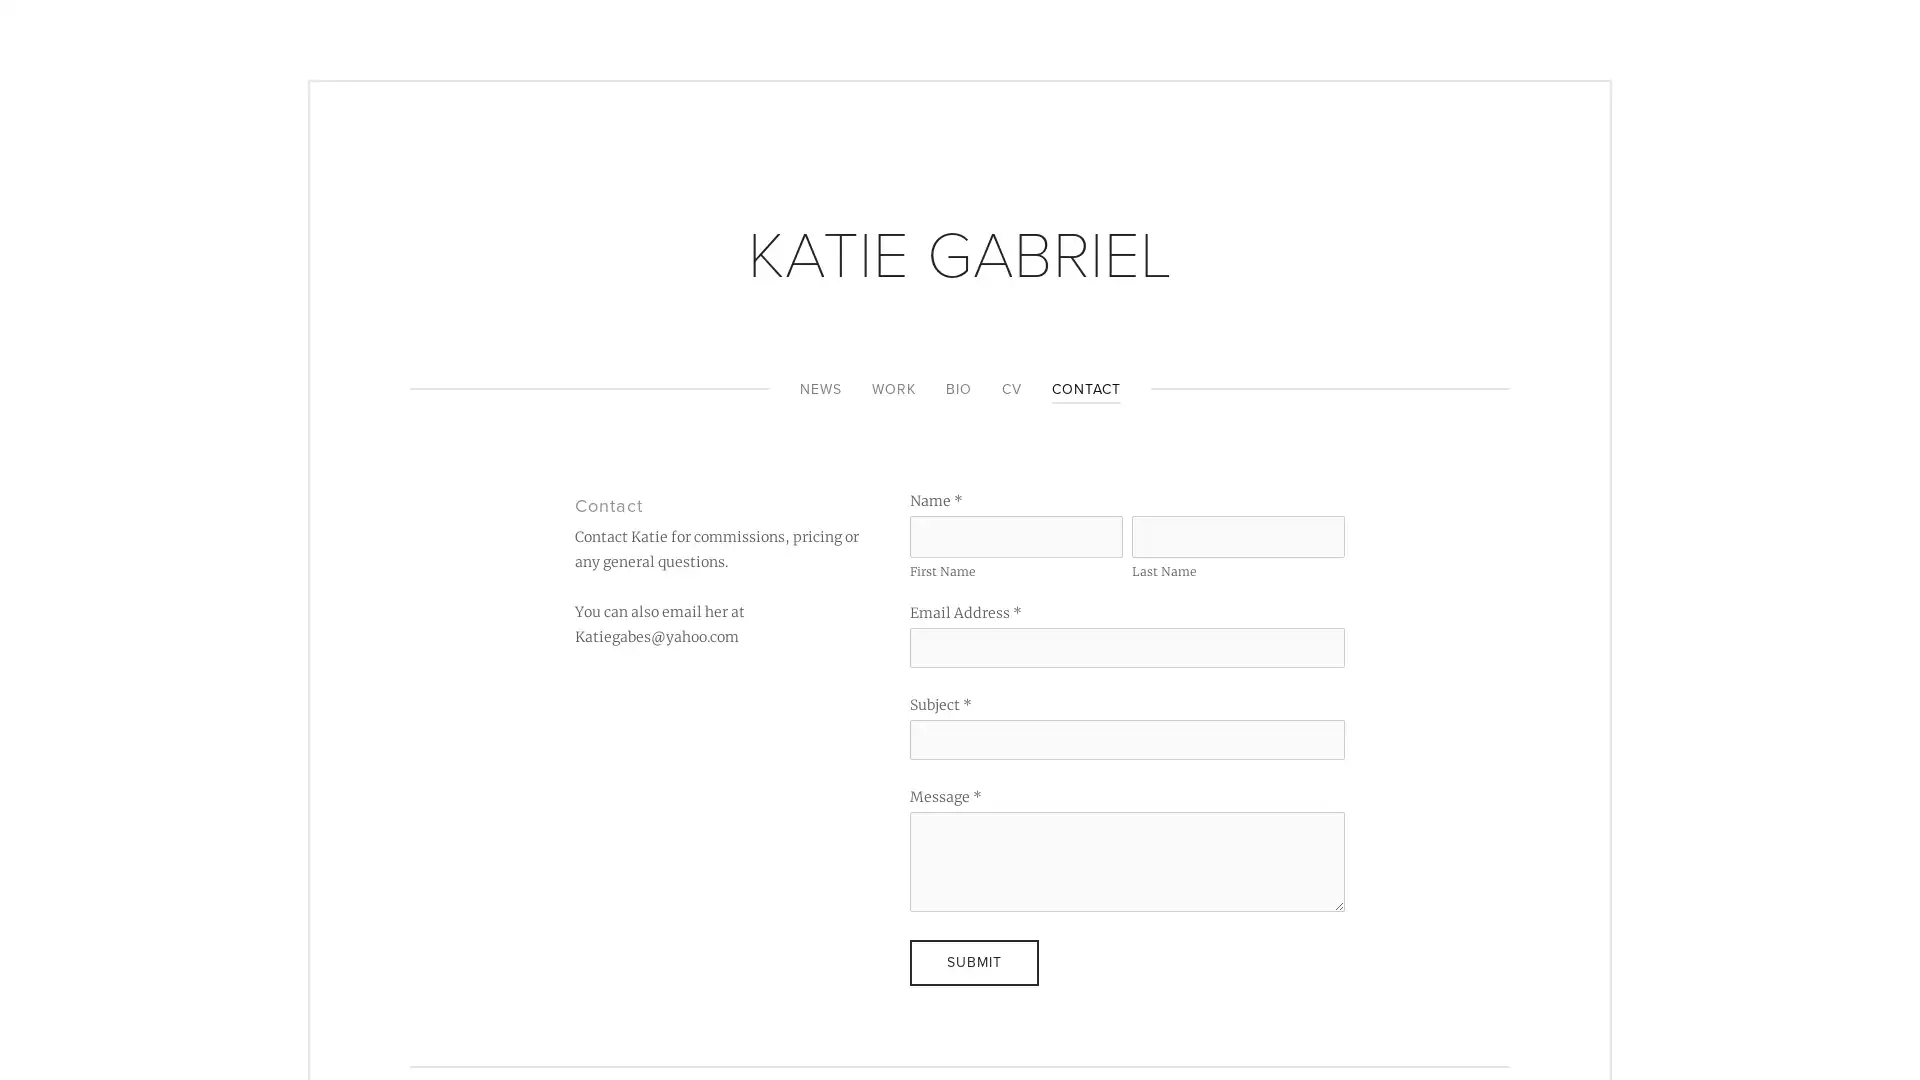 The width and height of the screenshot is (1920, 1080). What do you see at coordinates (974, 960) in the screenshot?
I see `Submit` at bounding box center [974, 960].